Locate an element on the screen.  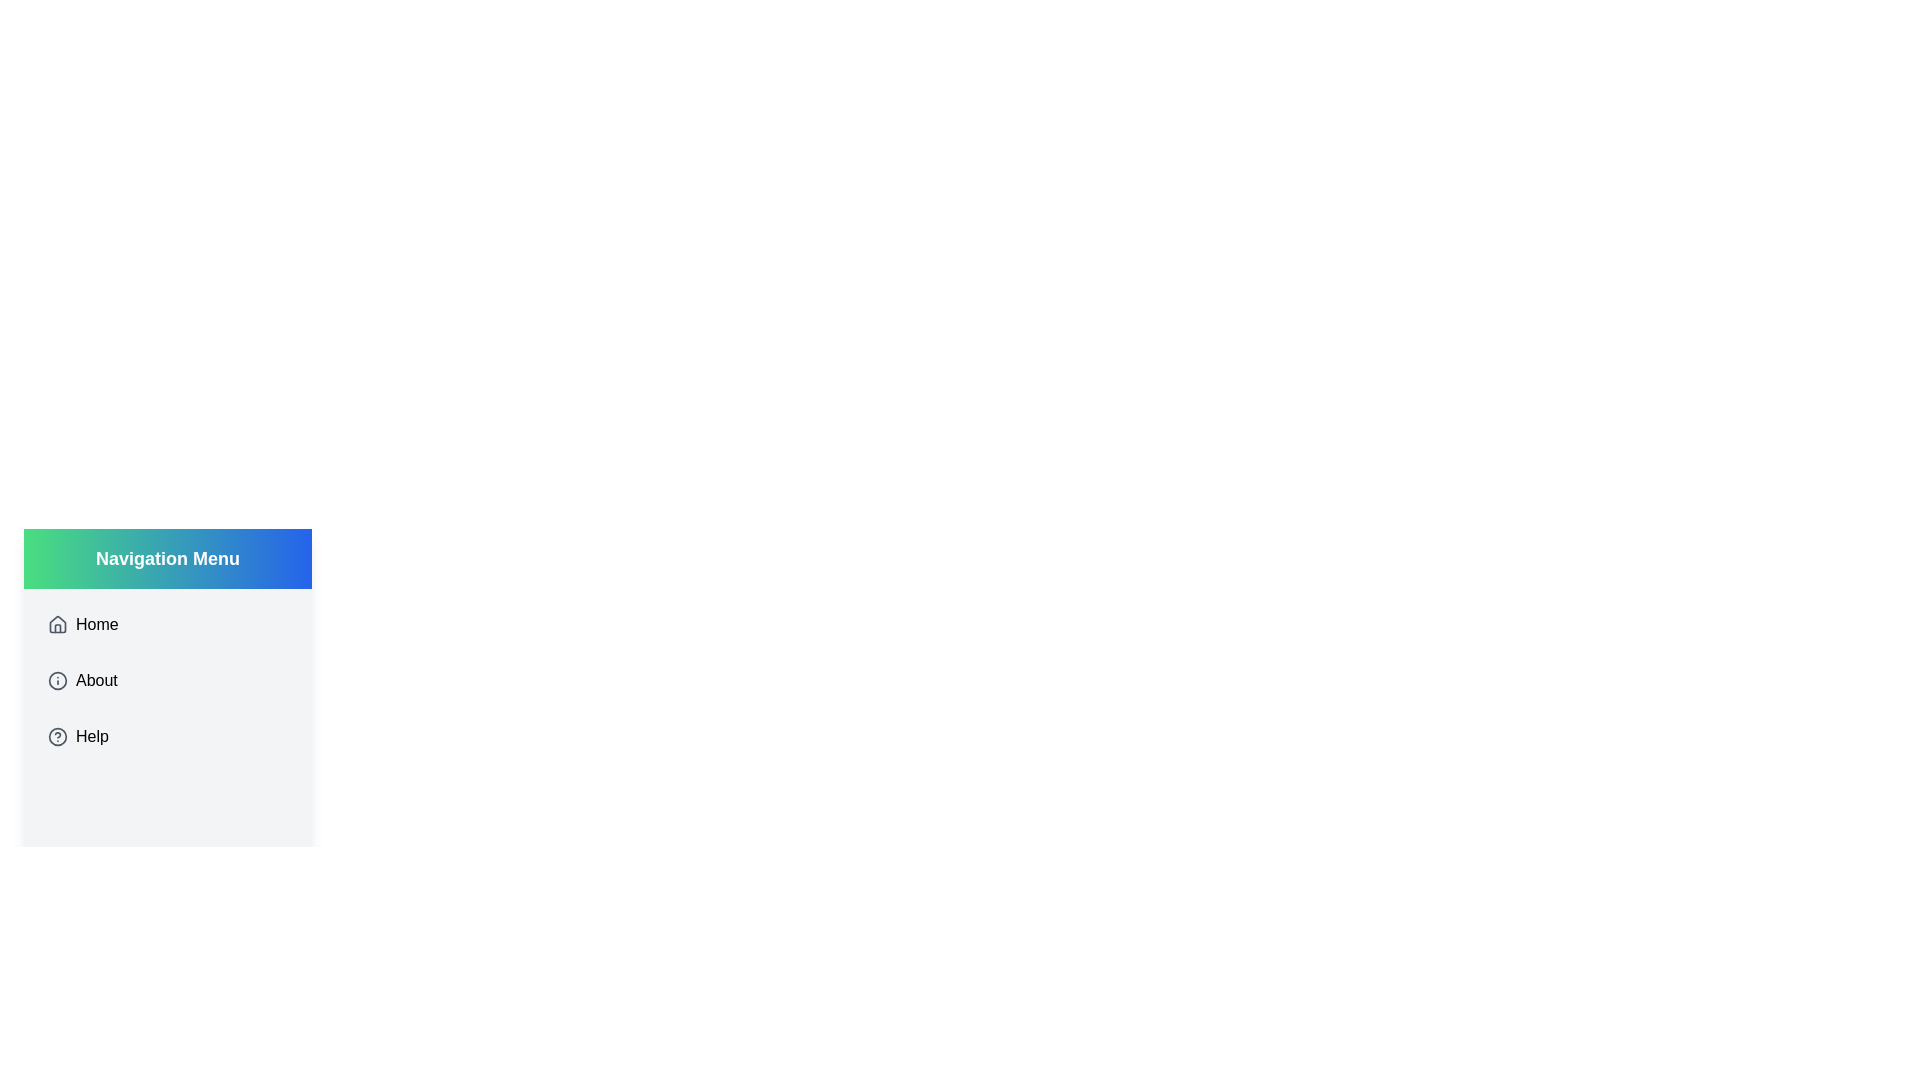
the outermost circular part of the SVG information icon located next to the 'About' menu item in the vertical navigation menu is located at coordinates (57, 680).